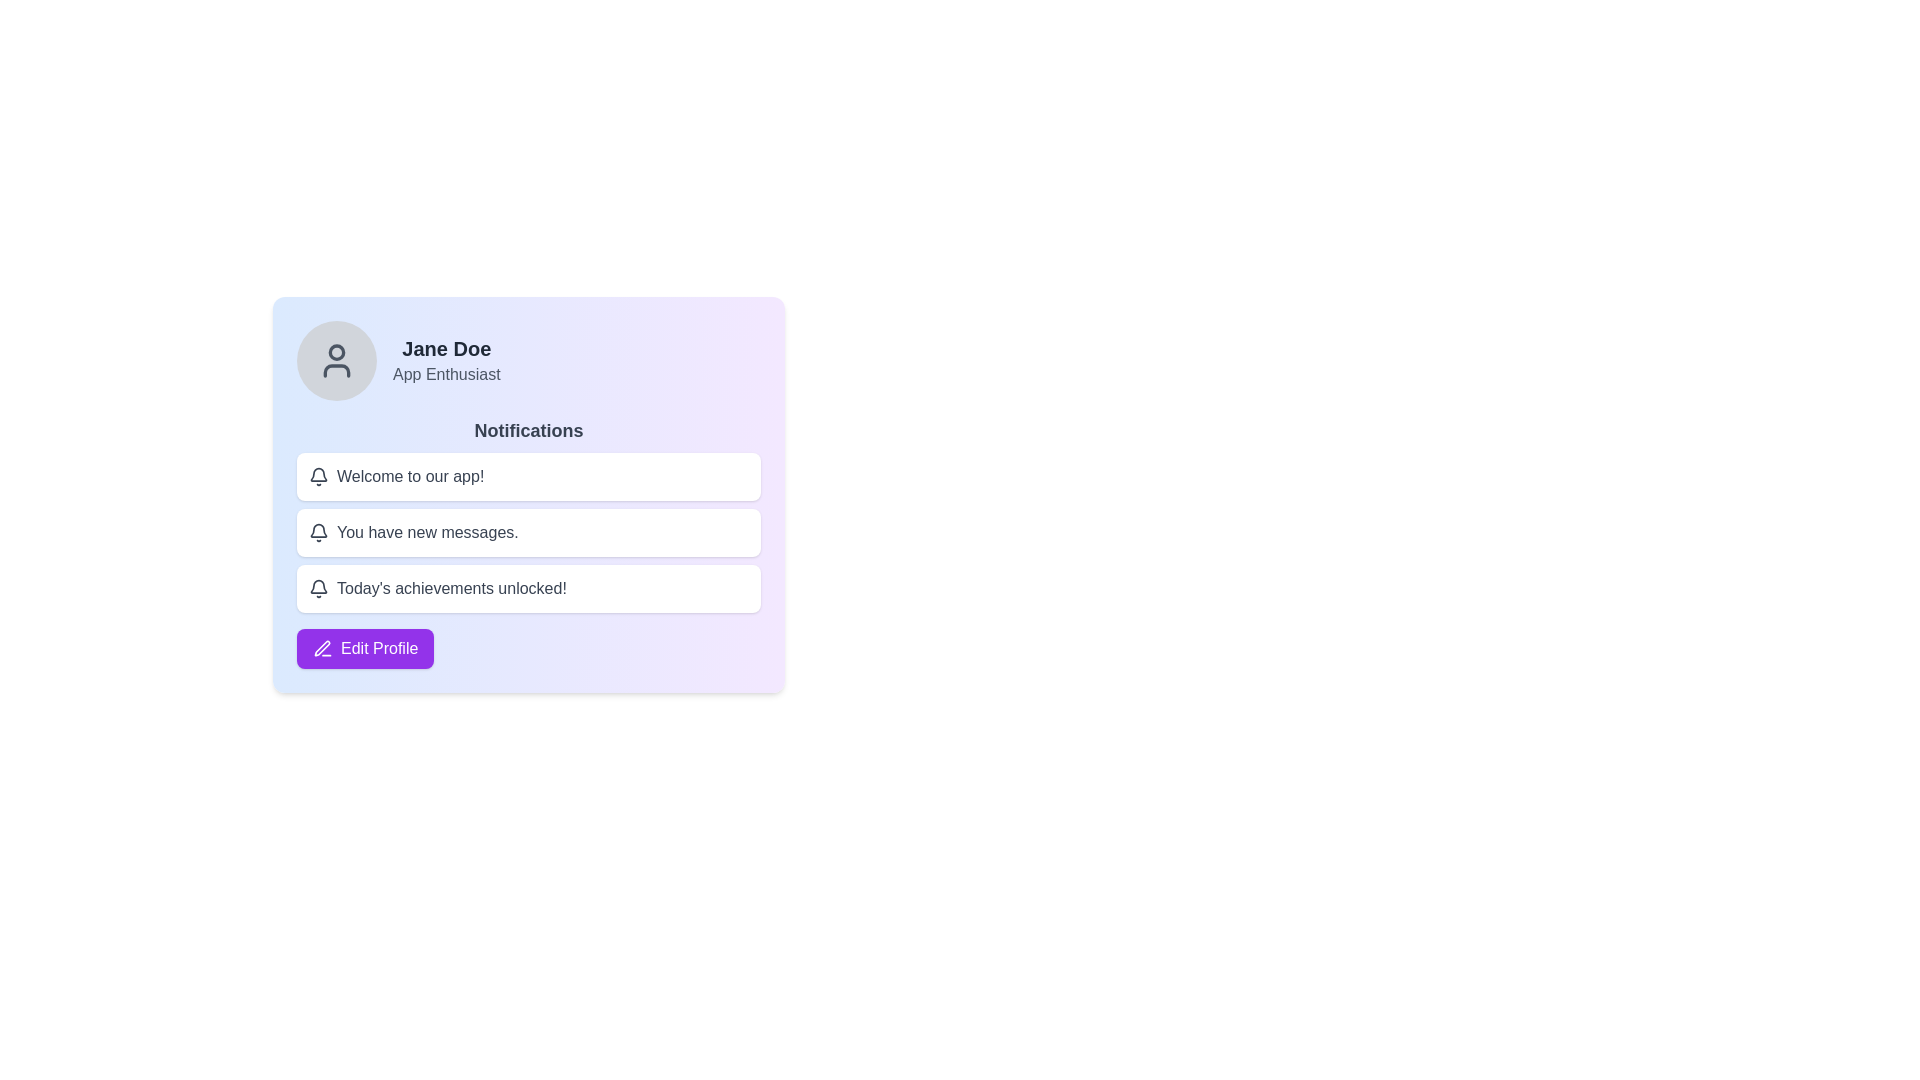 The width and height of the screenshot is (1920, 1080). Describe the element at coordinates (317, 588) in the screenshot. I see `the notification icon that signifies alerts or updates, located at the bottom of the notification section, preceding the text 'Today's achievements unlocked!'` at that location.